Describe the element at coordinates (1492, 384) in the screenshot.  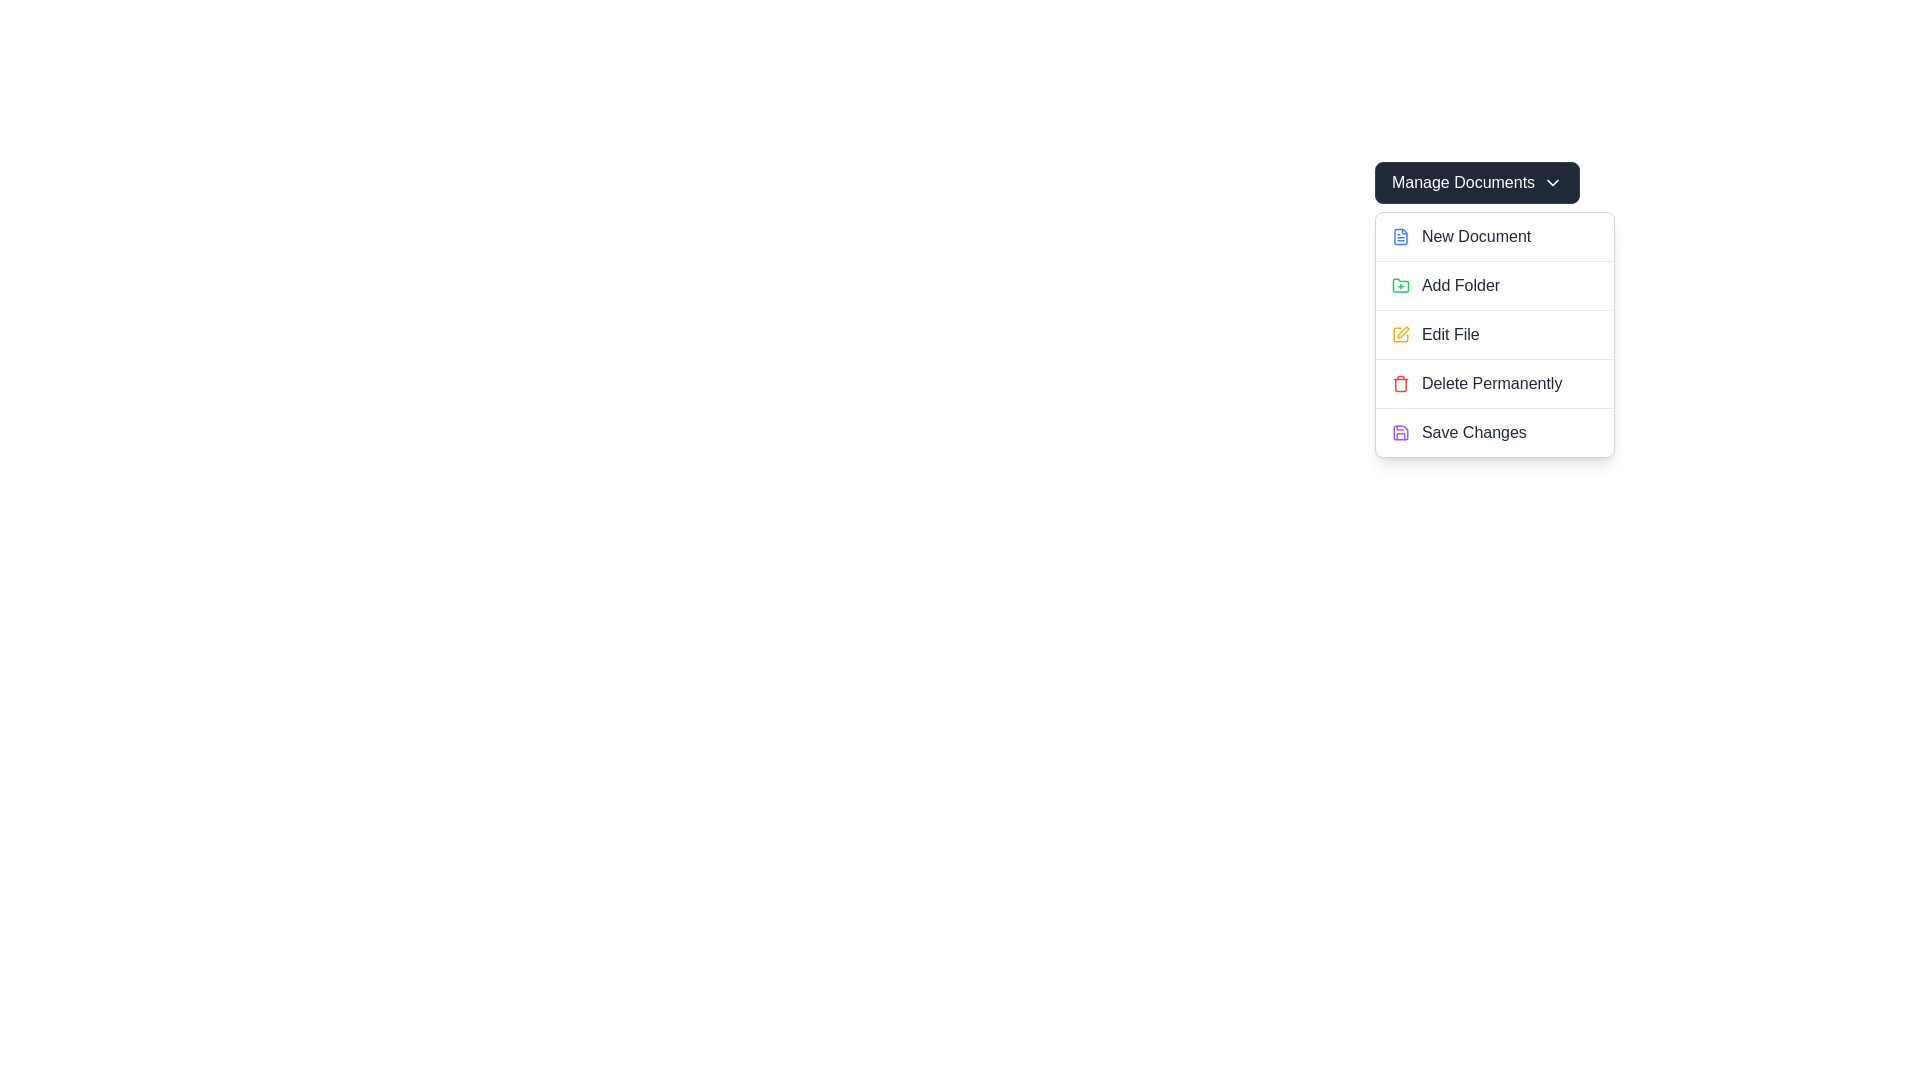
I see `the 'Delete' text label in the 'Manage Documents' dropdown menu` at that location.